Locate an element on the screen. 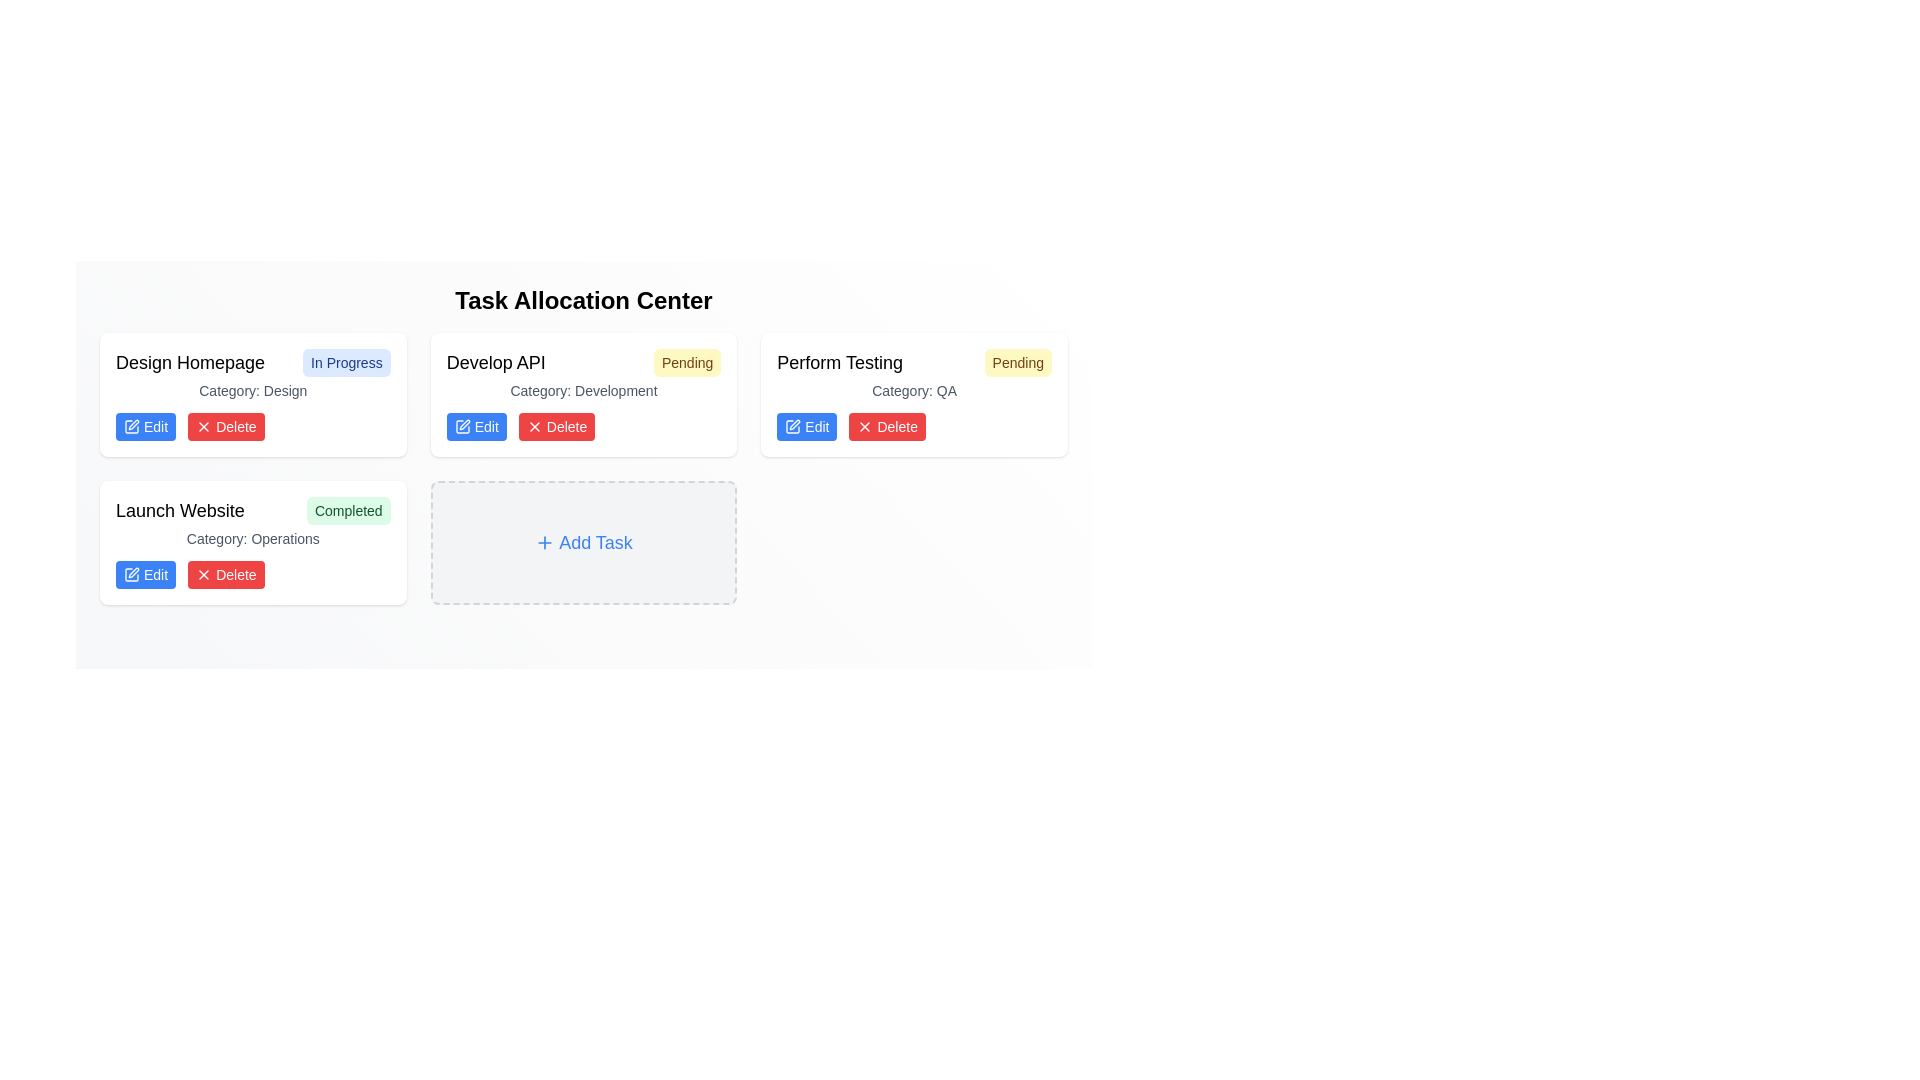  the edit icon within the 'Edit' button for the task 'Develop API' located in the second column of the task board is located at coordinates (461, 426).